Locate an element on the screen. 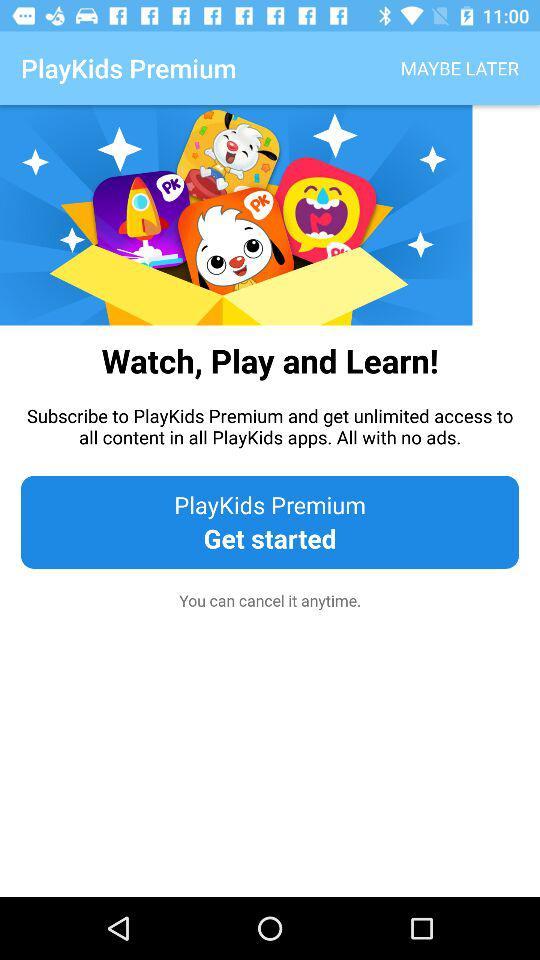  item next to the playkids premium is located at coordinates (459, 68).